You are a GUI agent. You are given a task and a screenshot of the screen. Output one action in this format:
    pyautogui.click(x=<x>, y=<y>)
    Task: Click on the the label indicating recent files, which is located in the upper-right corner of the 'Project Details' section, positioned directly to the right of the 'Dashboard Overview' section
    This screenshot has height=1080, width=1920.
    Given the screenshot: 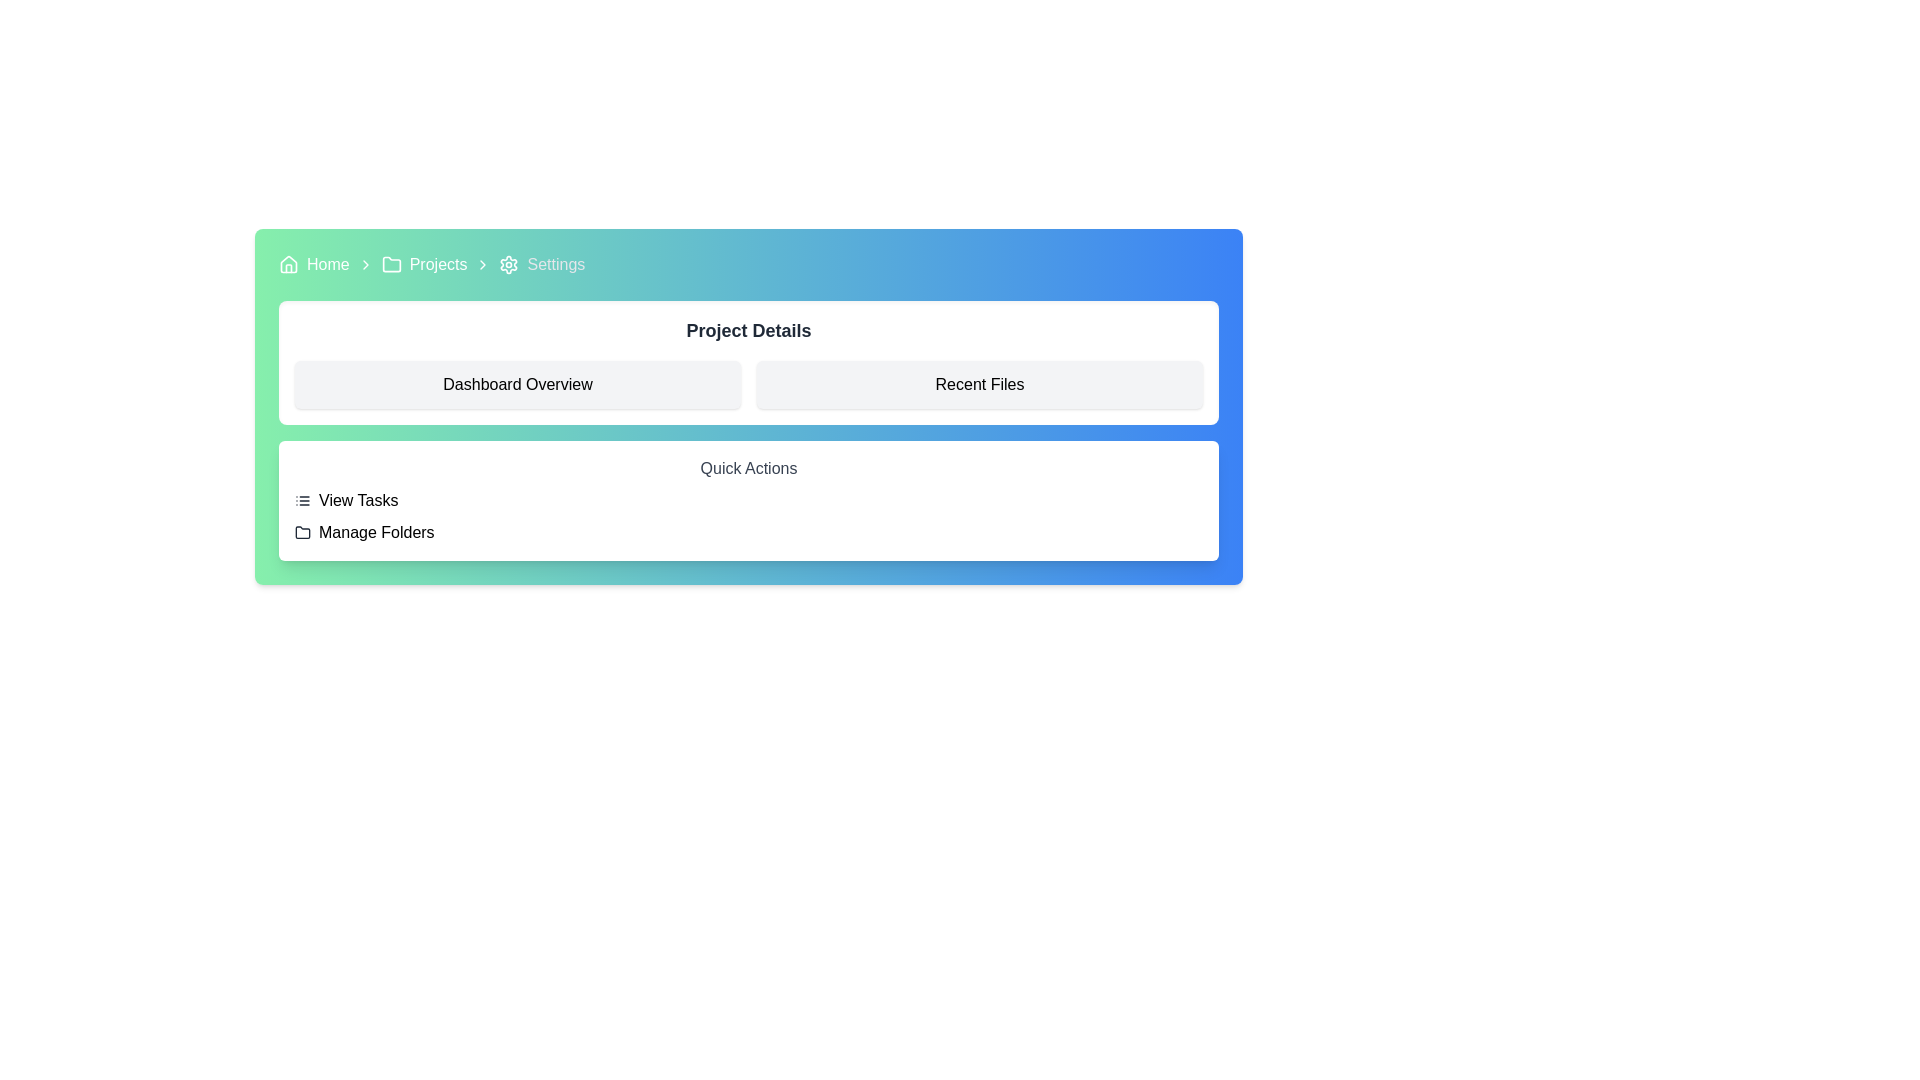 What is the action you would take?
    pyautogui.click(x=979, y=385)
    